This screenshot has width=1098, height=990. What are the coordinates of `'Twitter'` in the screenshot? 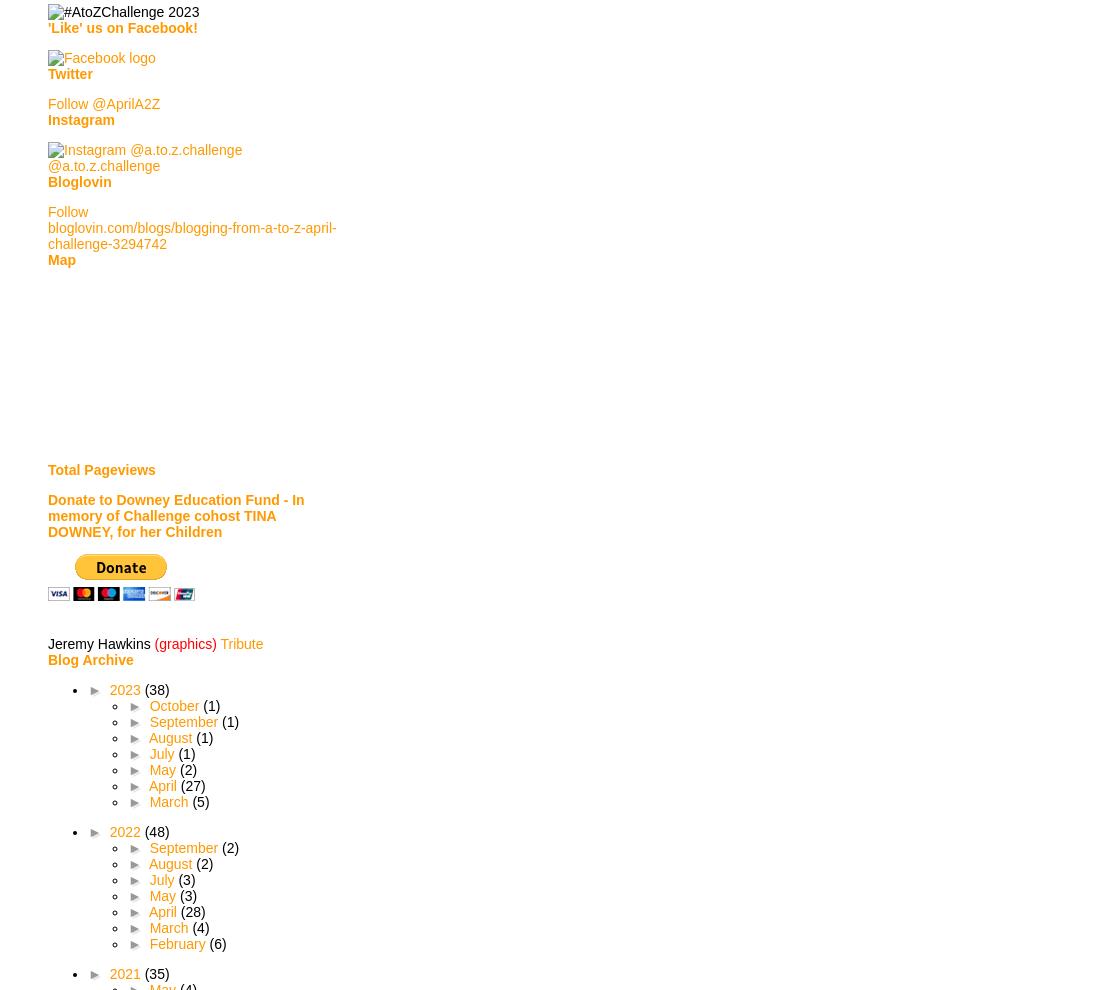 It's located at (69, 73).